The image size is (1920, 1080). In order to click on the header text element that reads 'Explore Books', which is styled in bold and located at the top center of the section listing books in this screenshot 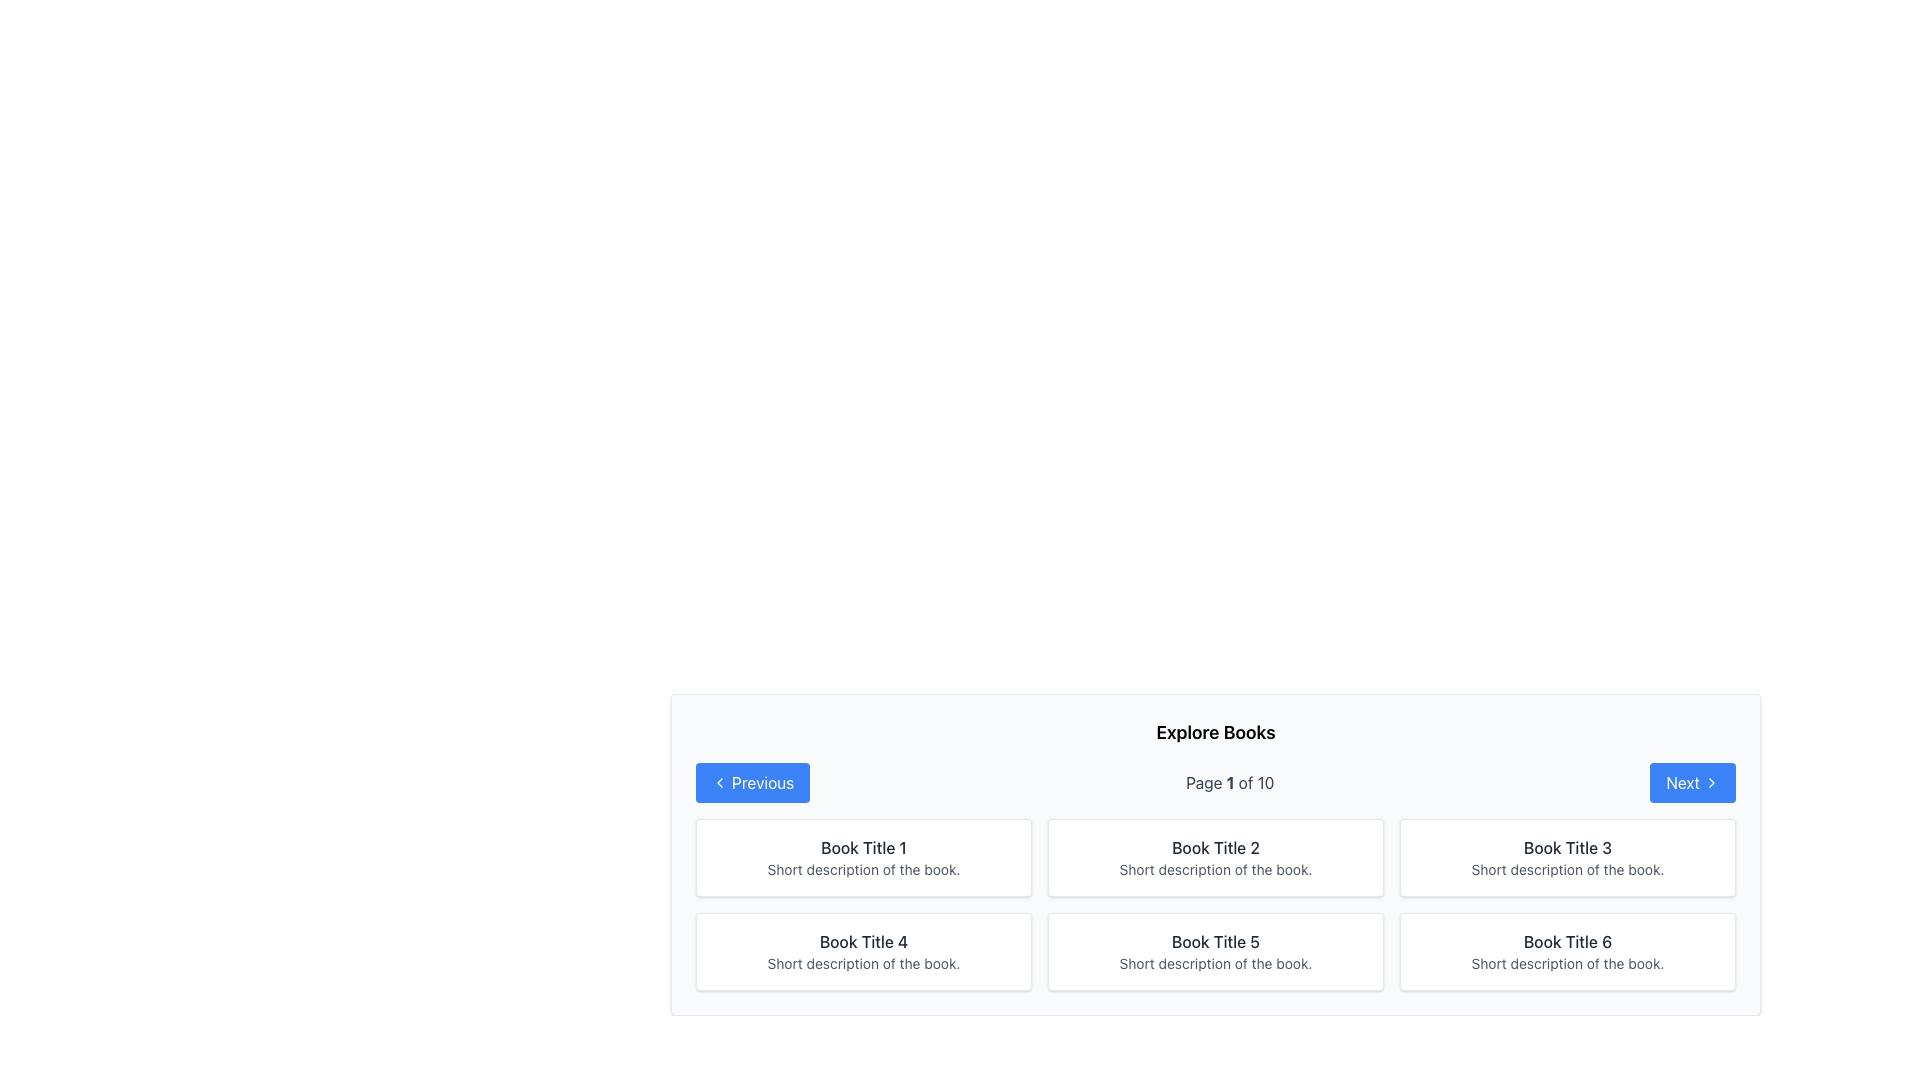, I will do `click(1214, 732)`.